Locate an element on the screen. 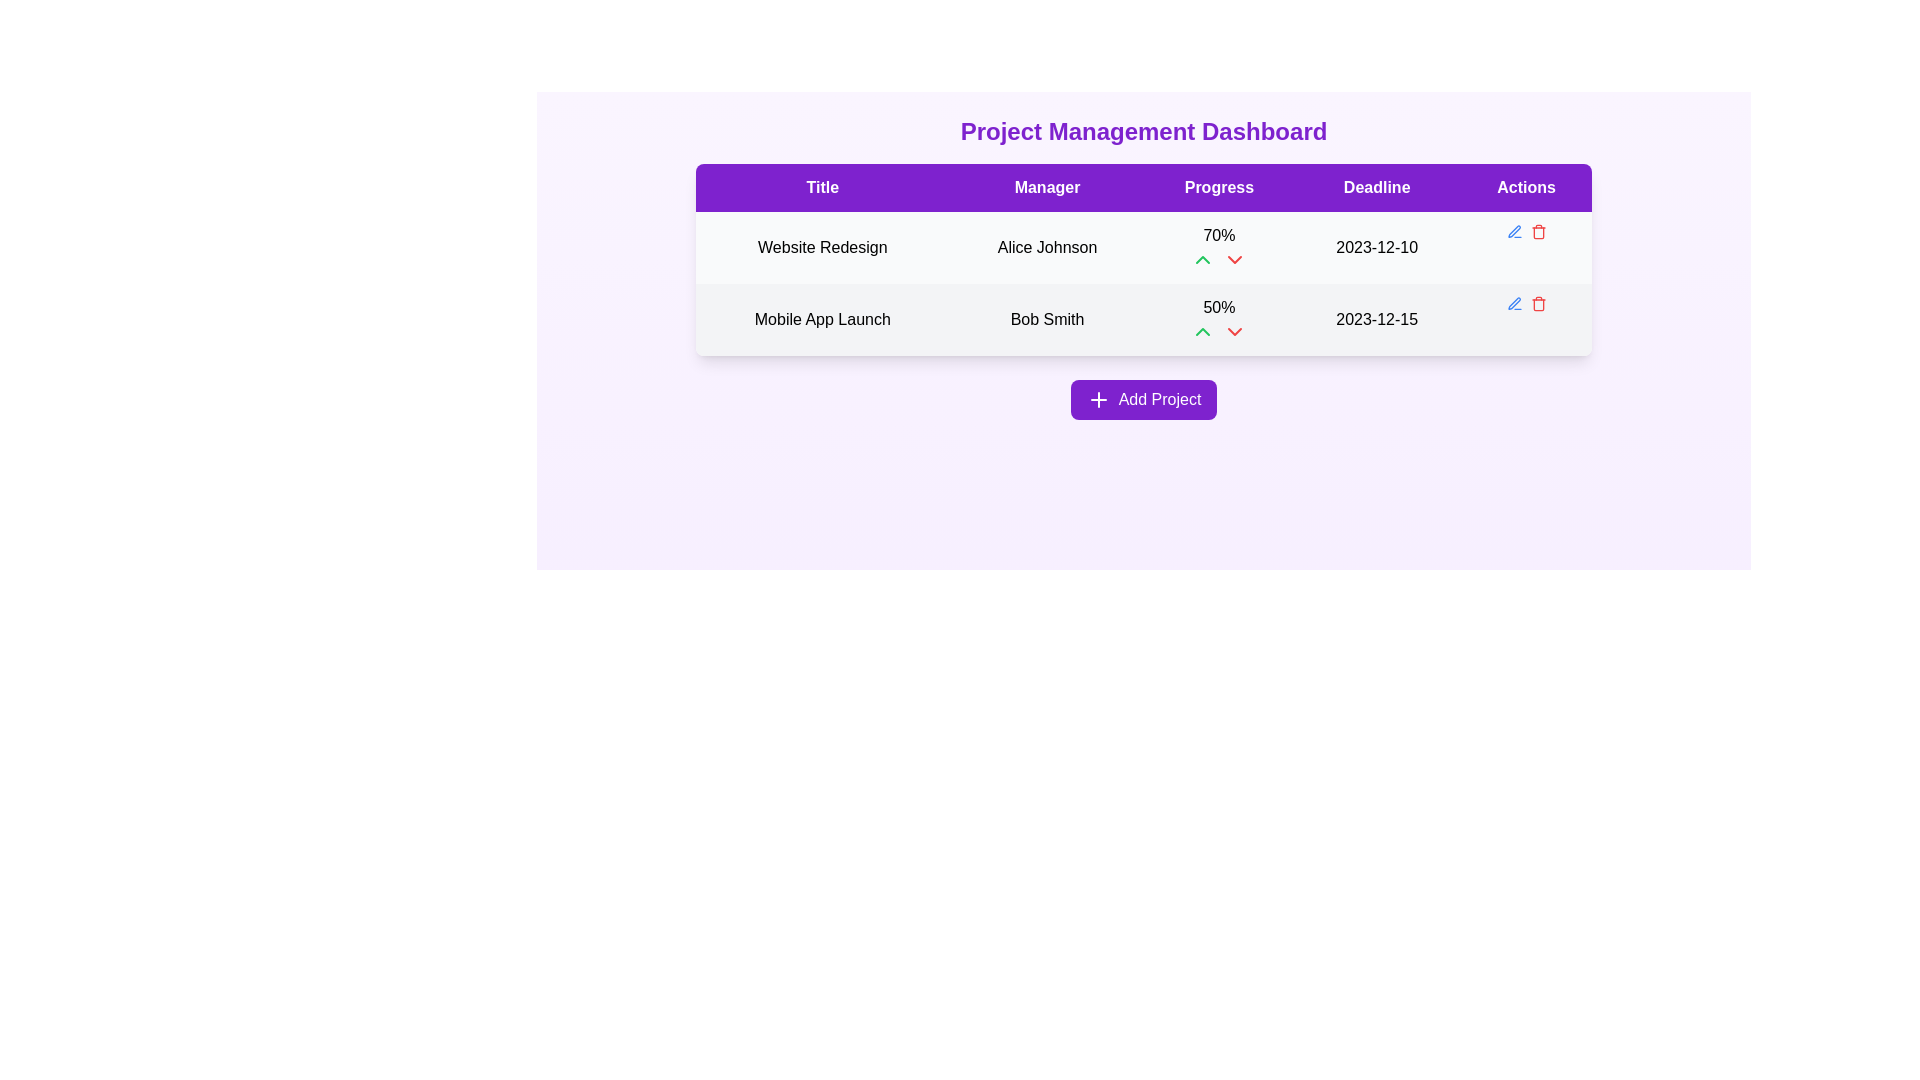 This screenshot has height=1080, width=1920. the downward-pointing red chevron icon located in the 'Progress' column of the table is located at coordinates (1234, 330).